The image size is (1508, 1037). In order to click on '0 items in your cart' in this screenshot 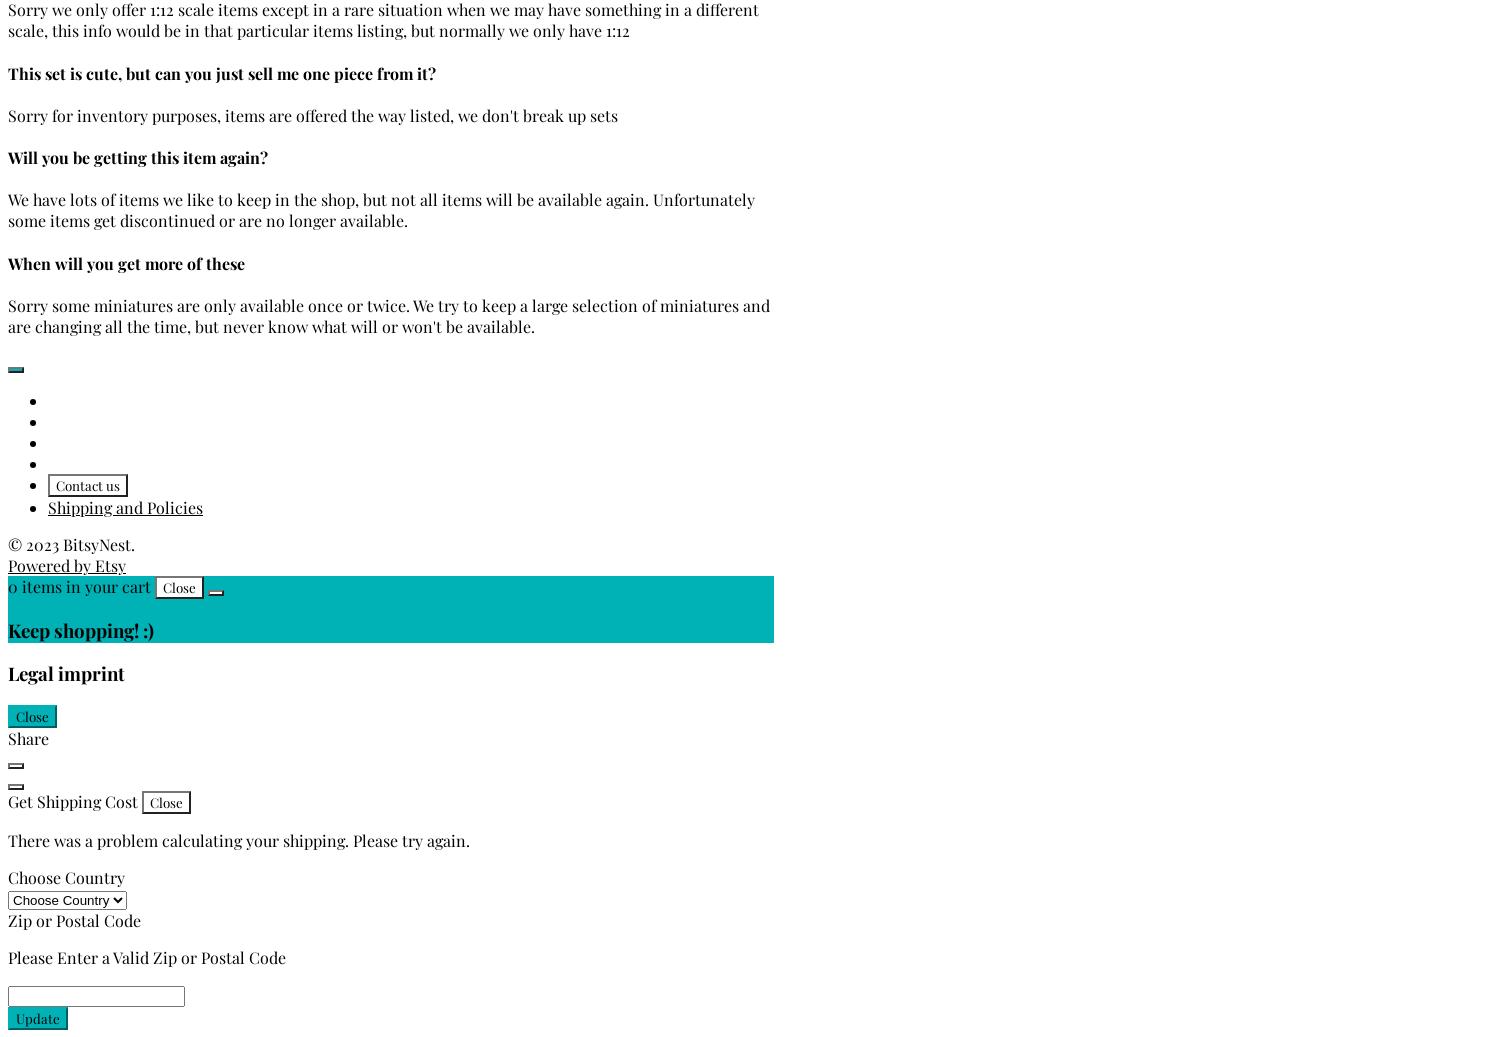, I will do `click(79, 585)`.